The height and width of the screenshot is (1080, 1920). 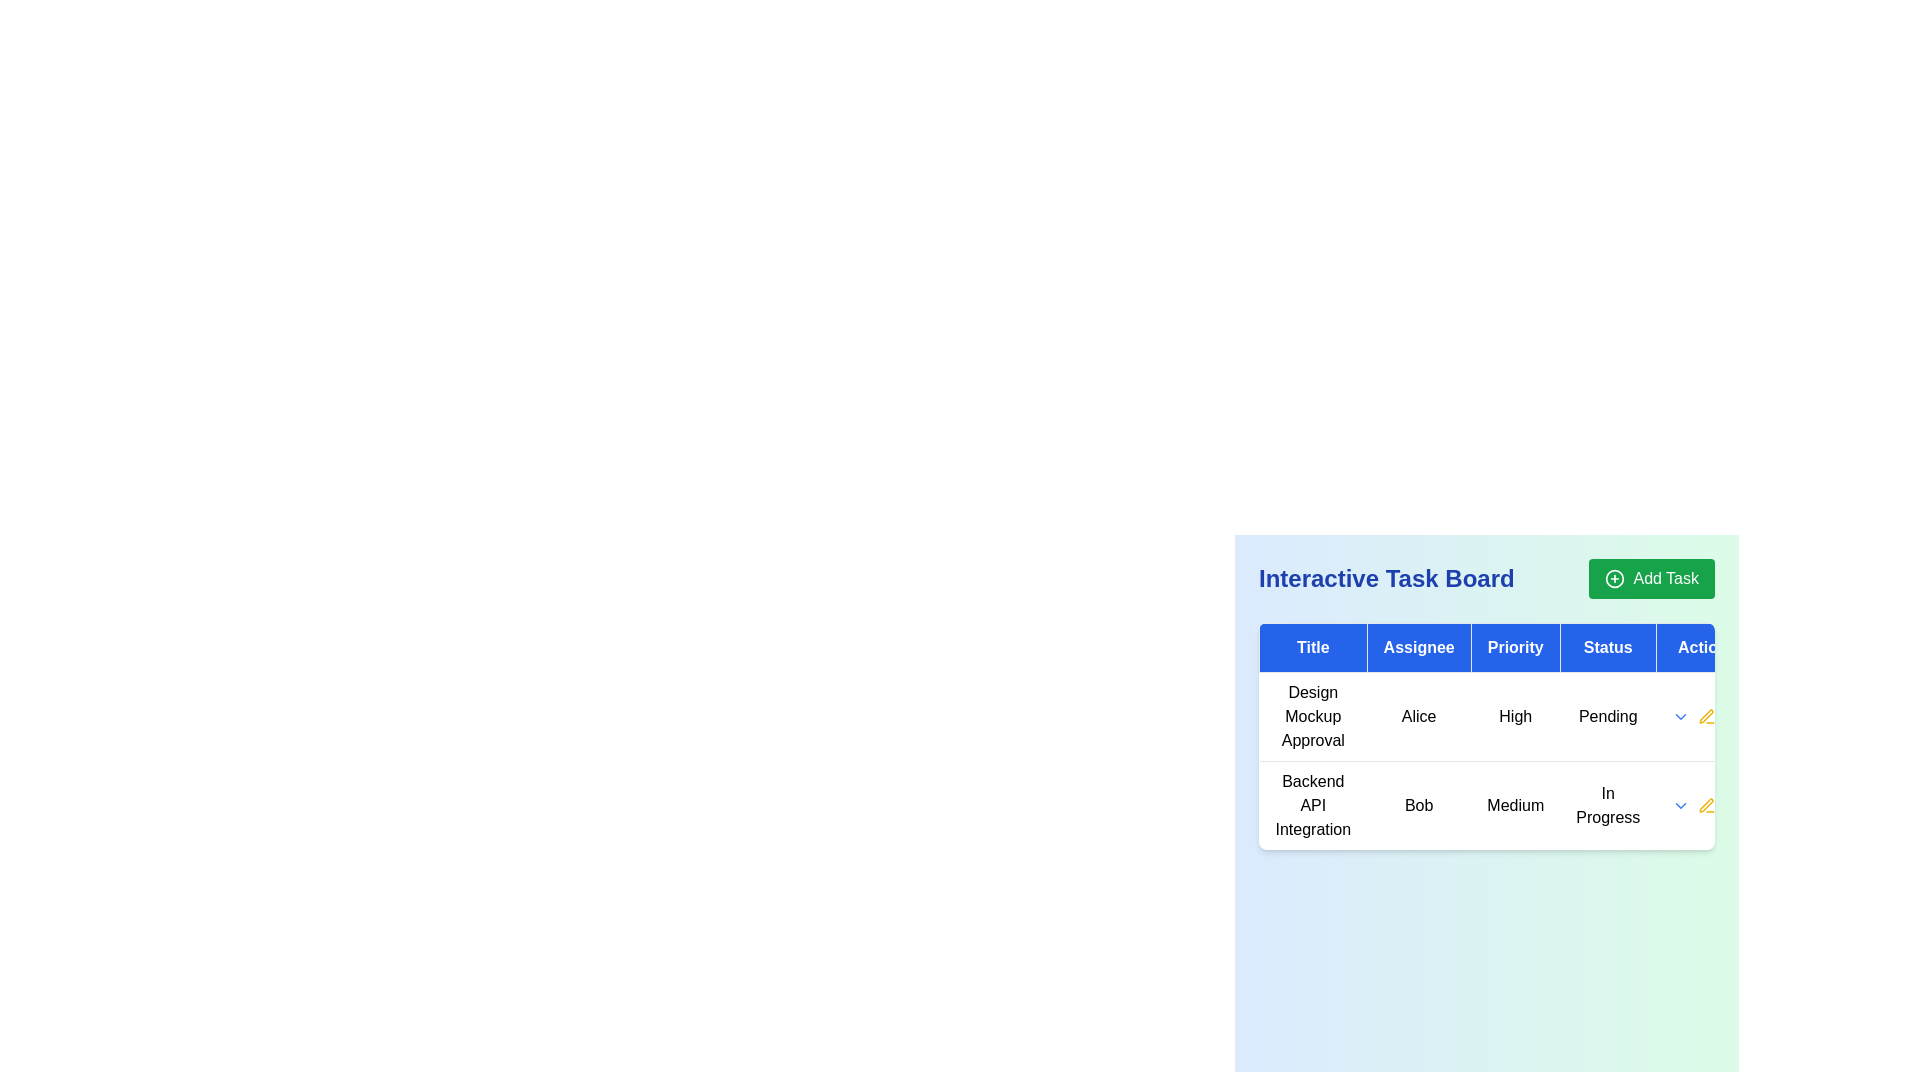 I want to click on the SVG sub-element located in the 'Action' column of the first row of the table to visually indicate a specific action, so click(x=1732, y=716).